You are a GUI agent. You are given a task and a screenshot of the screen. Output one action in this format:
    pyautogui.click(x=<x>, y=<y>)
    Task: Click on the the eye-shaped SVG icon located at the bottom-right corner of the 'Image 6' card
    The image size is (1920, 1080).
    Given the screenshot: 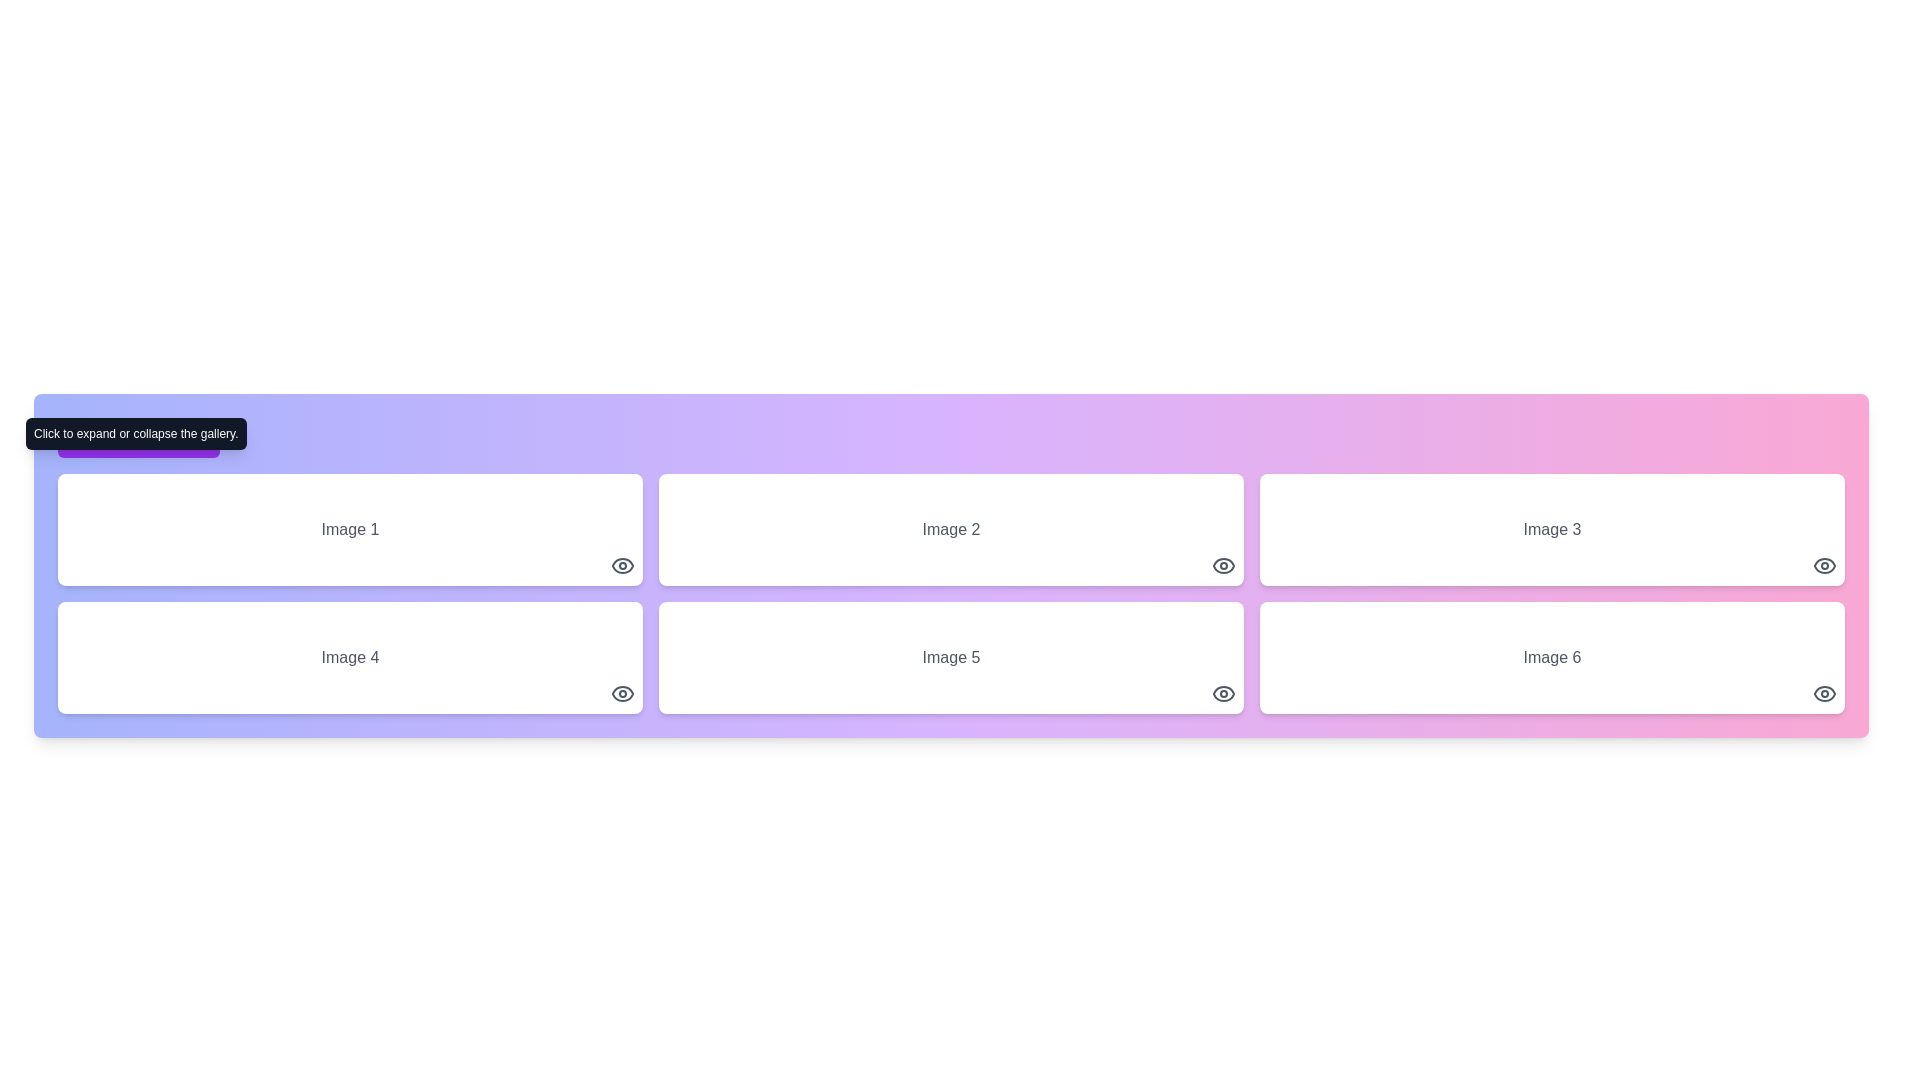 What is the action you would take?
    pyautogui.click(x=1824, y=693)
    